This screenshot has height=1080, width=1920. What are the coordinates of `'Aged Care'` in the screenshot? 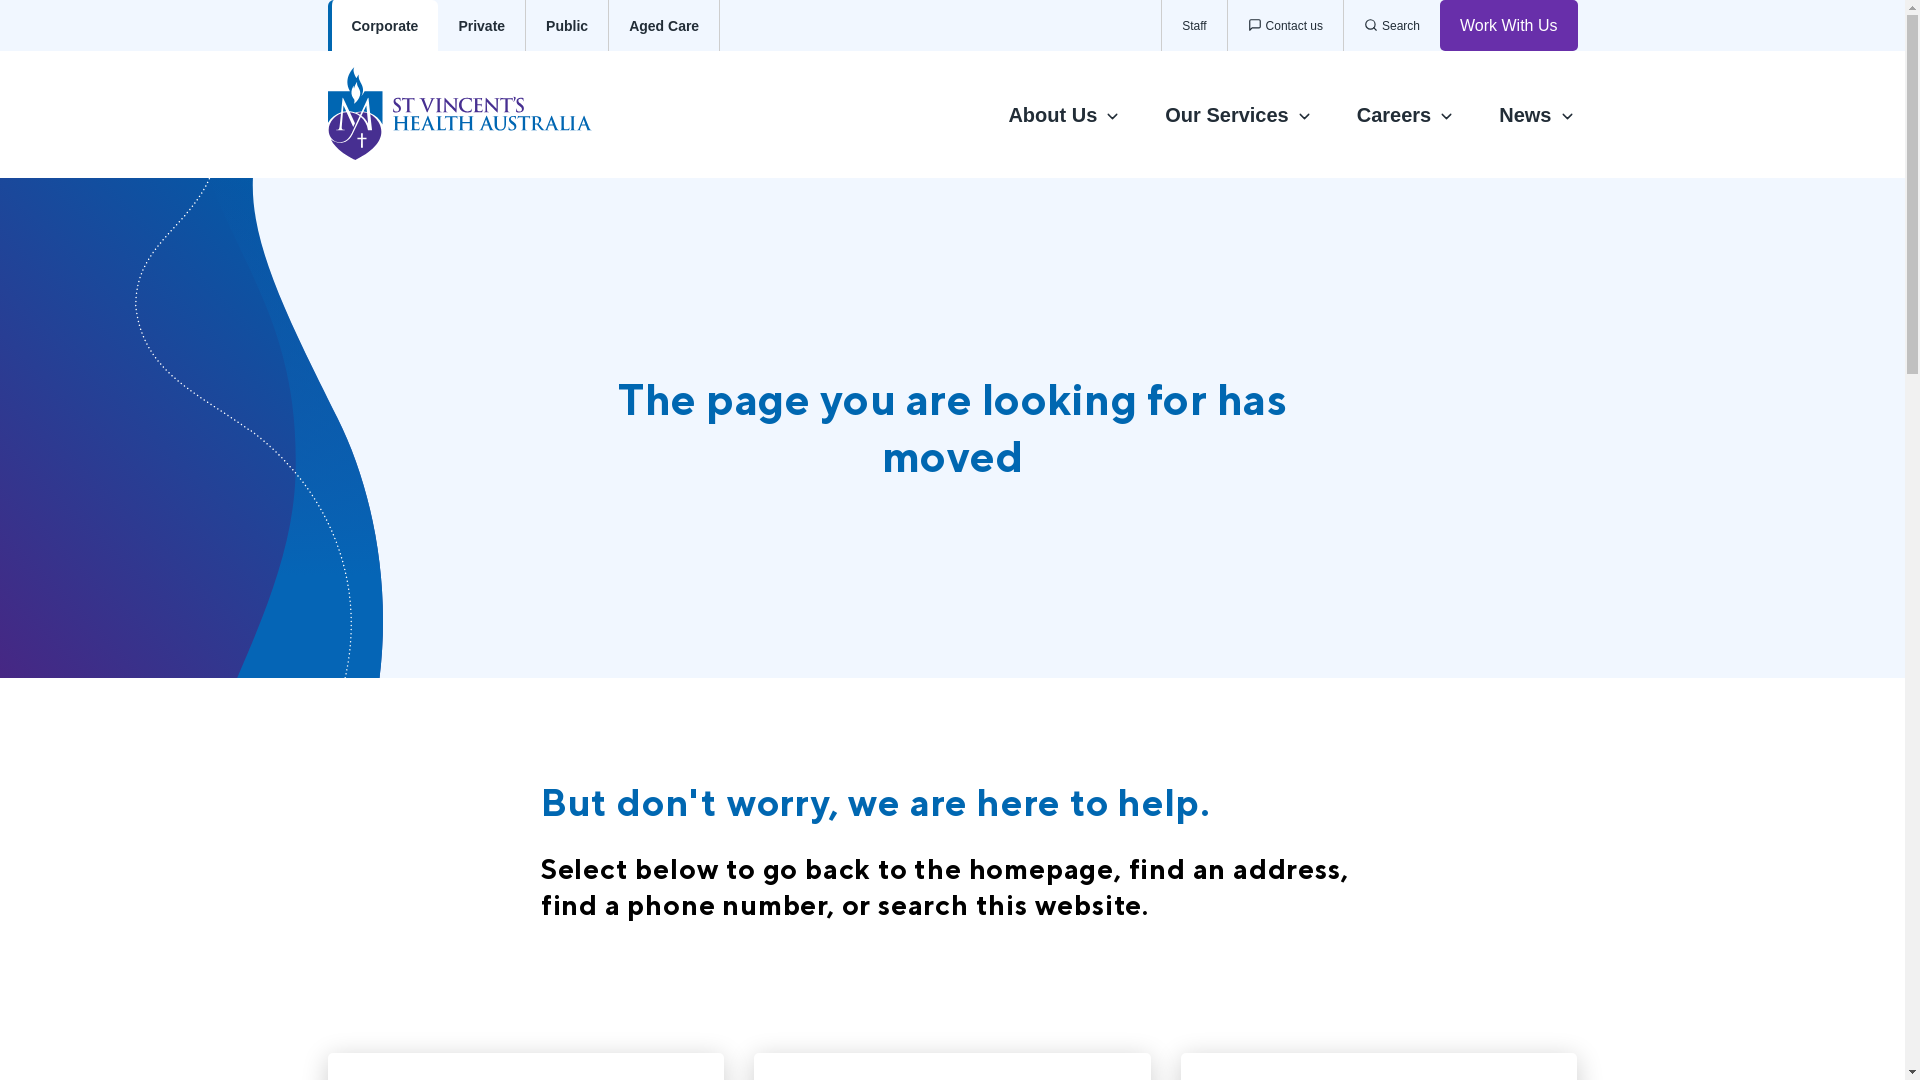 It's located at (664, 25).